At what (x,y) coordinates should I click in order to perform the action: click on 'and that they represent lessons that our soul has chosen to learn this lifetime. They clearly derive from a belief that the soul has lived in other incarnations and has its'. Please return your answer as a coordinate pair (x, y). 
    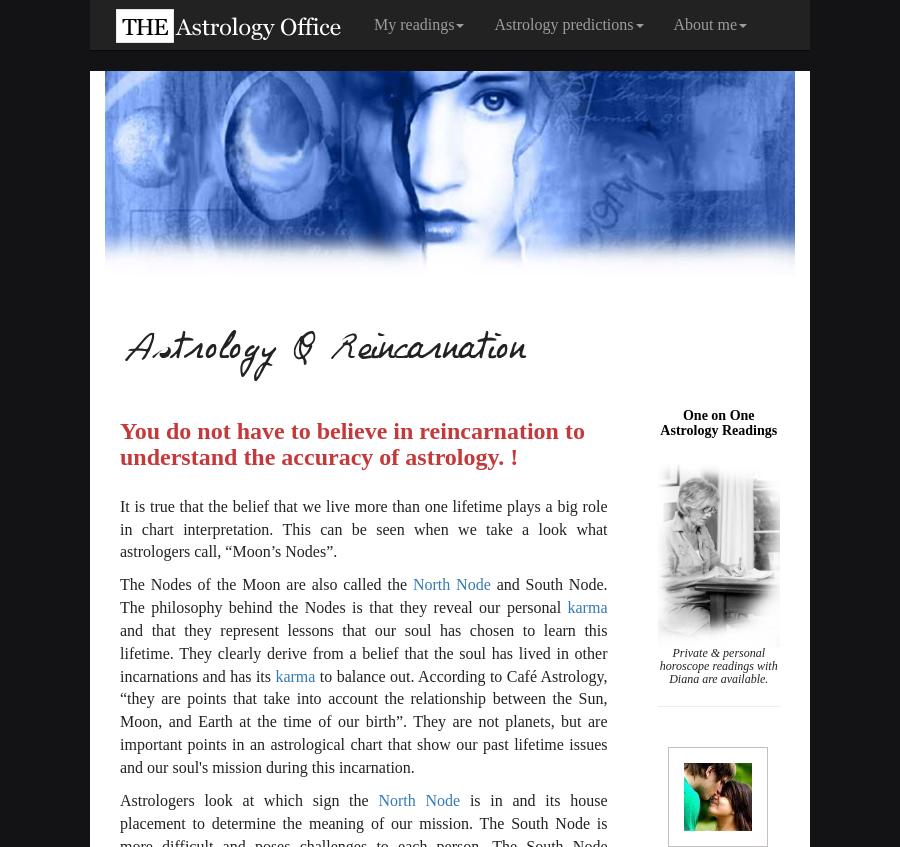
    Looking at the image, I should click on (363, 651).